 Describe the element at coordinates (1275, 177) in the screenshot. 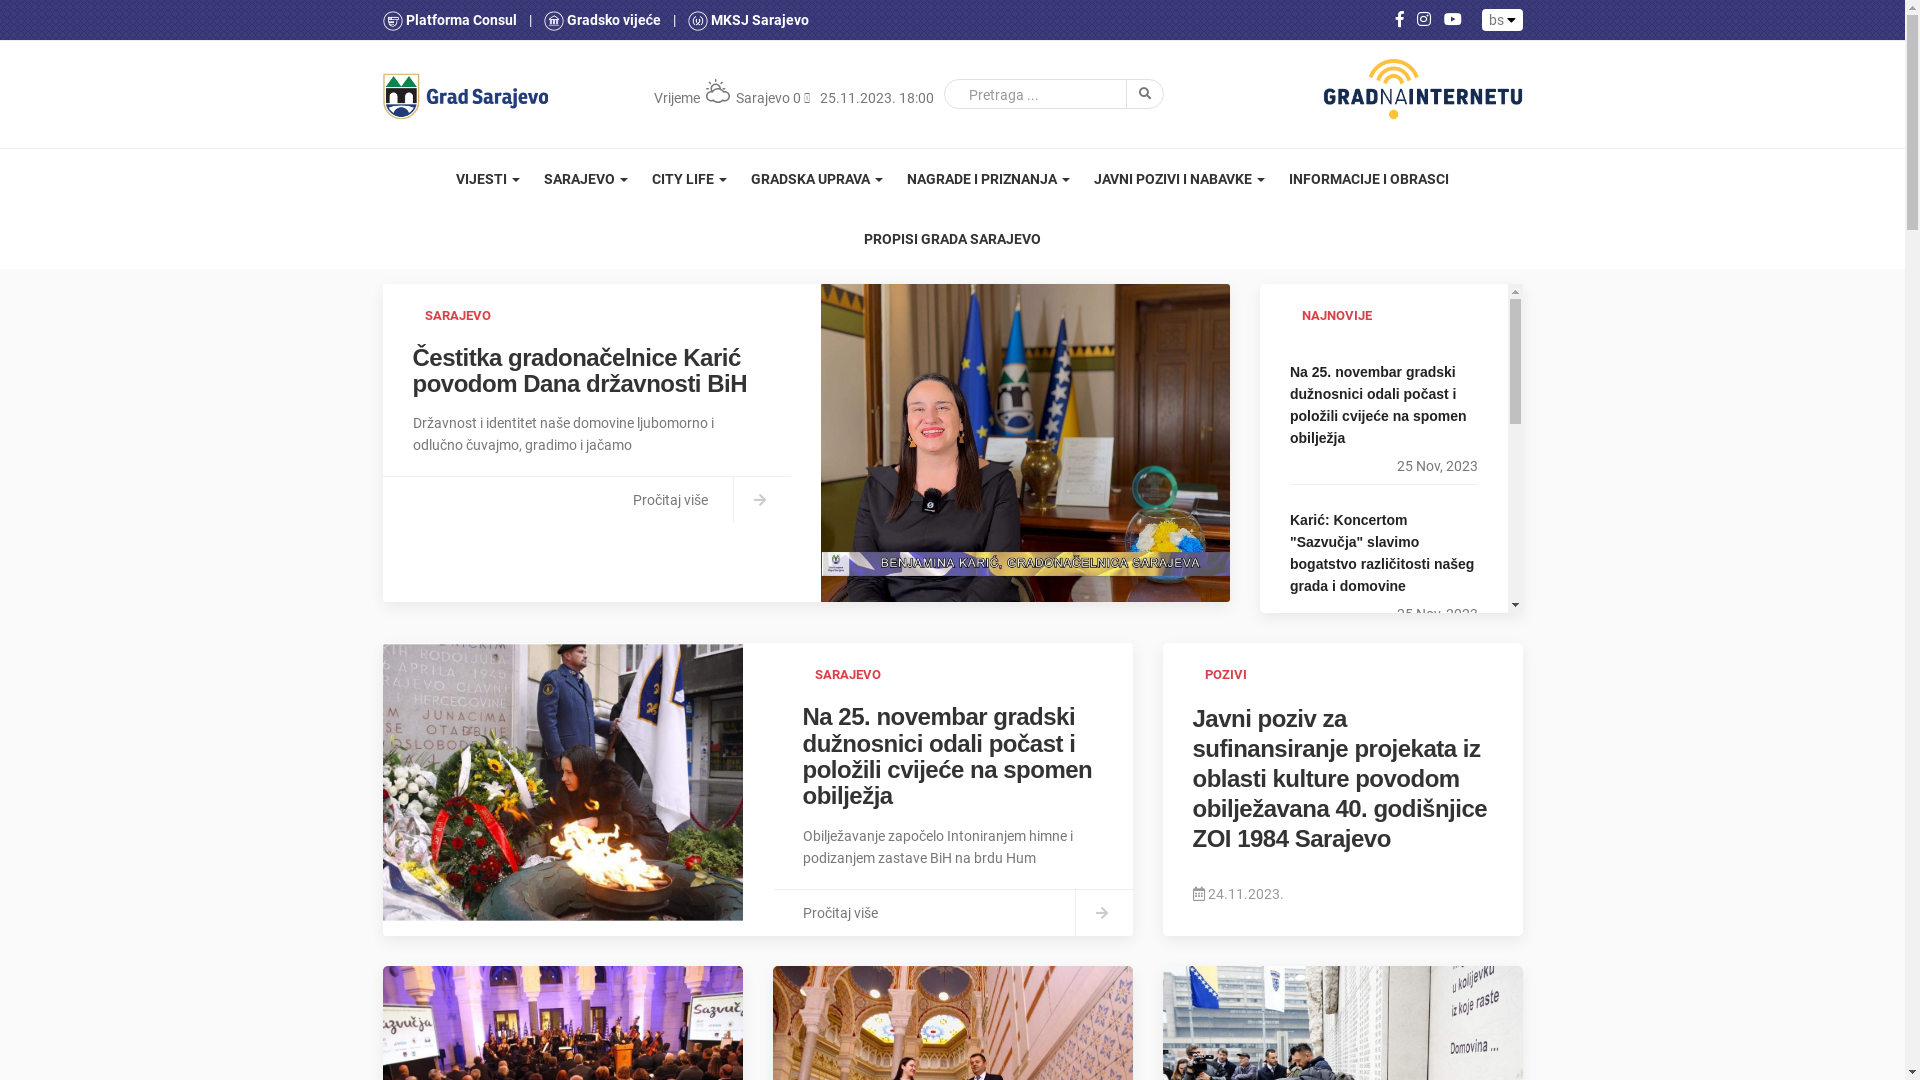

I see `'INFORMACIJE I OBRASCI'` at that location.